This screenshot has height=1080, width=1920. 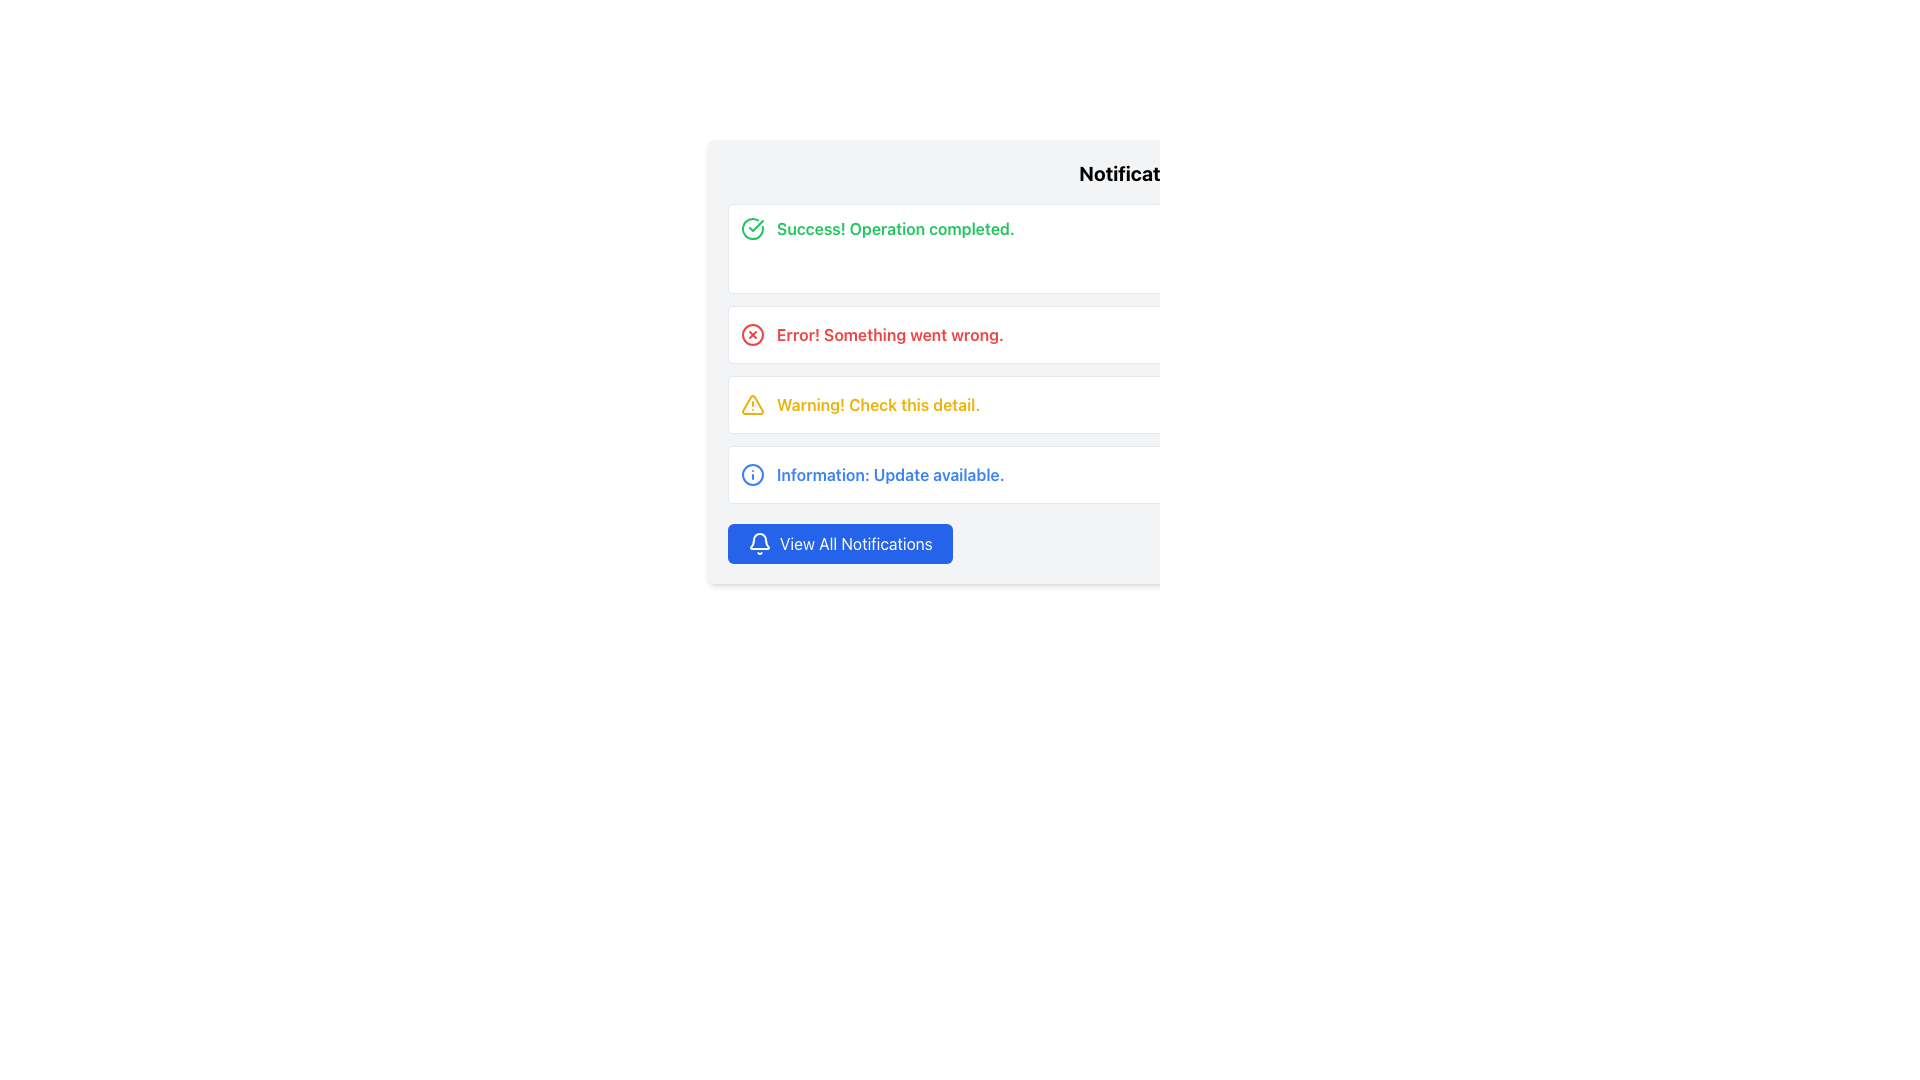 What do you see at coordinates (894, 227) in the screenshot?
I see `the notification text indicating successful operation, located in the topmost notification panel, to the right of the green checkmark icon` at bounding box center [894, 227].